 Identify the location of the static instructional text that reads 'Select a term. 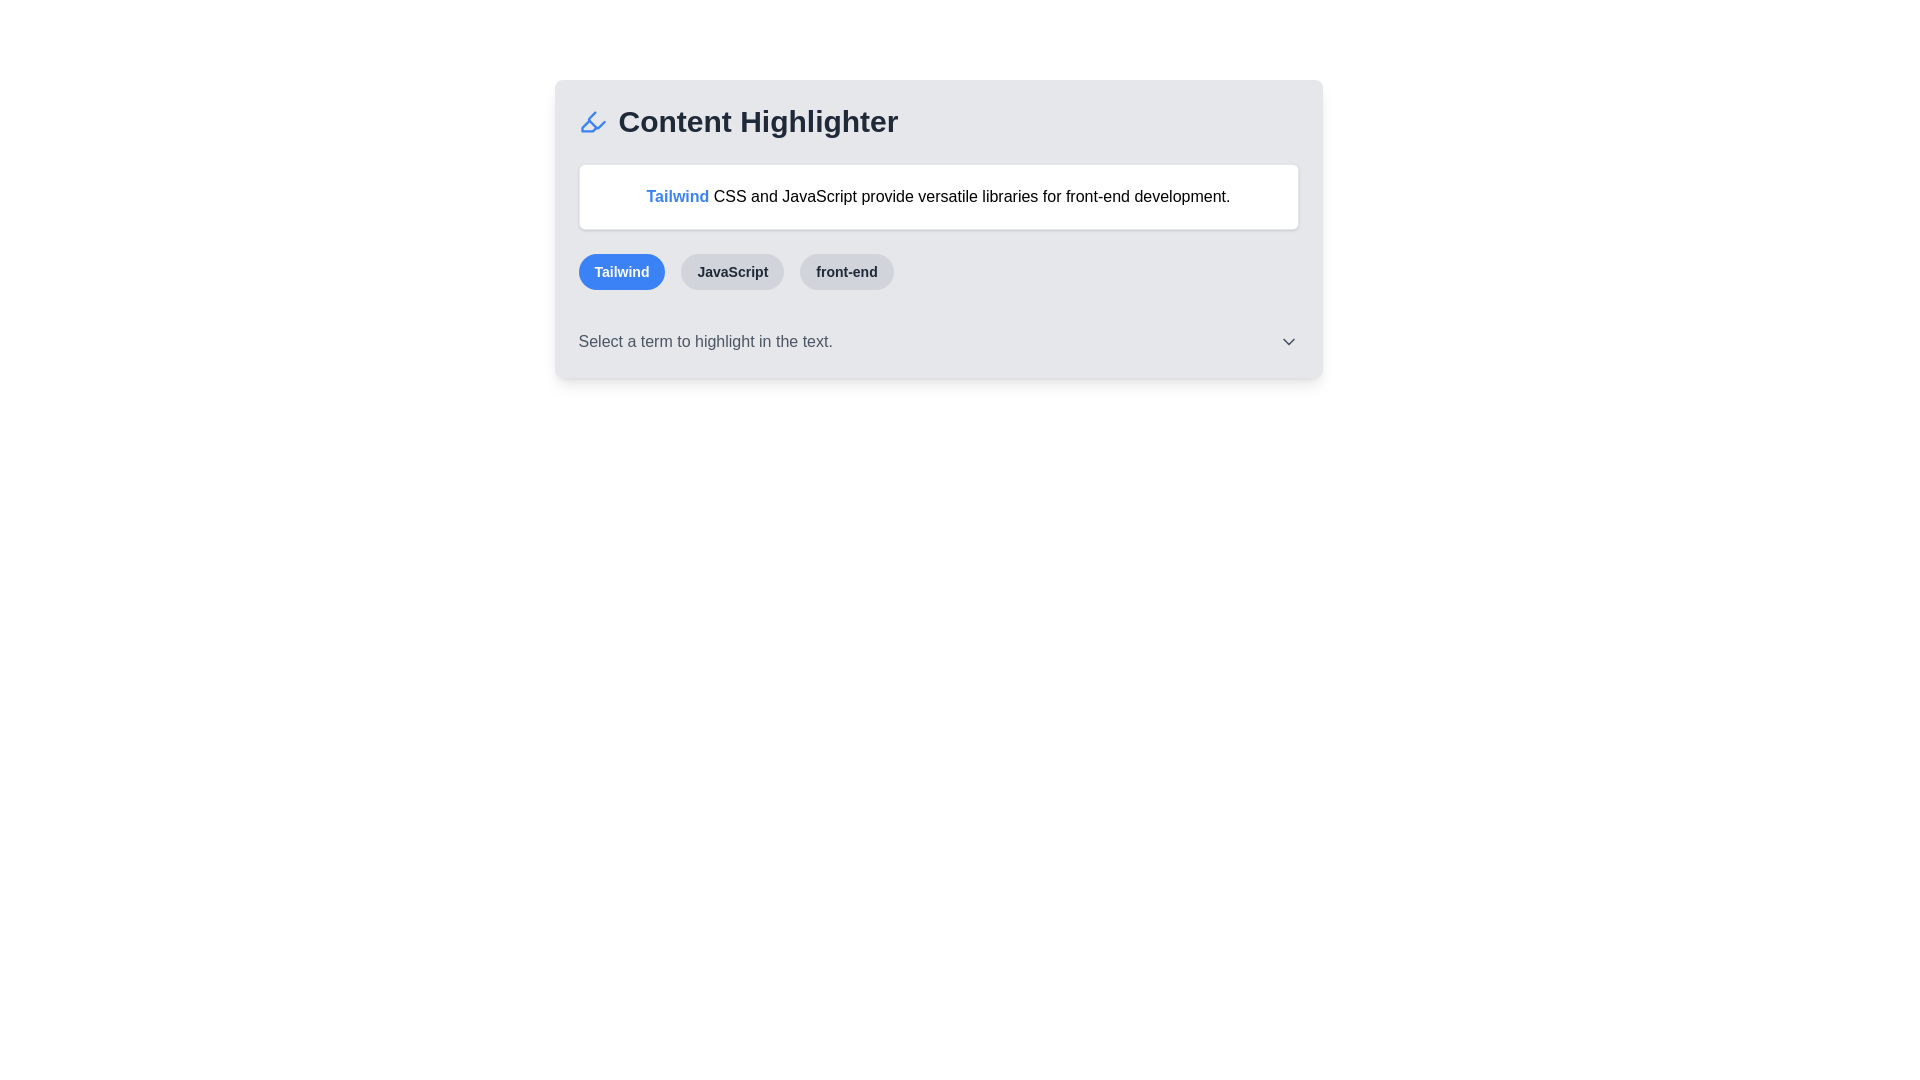
(705, 341).